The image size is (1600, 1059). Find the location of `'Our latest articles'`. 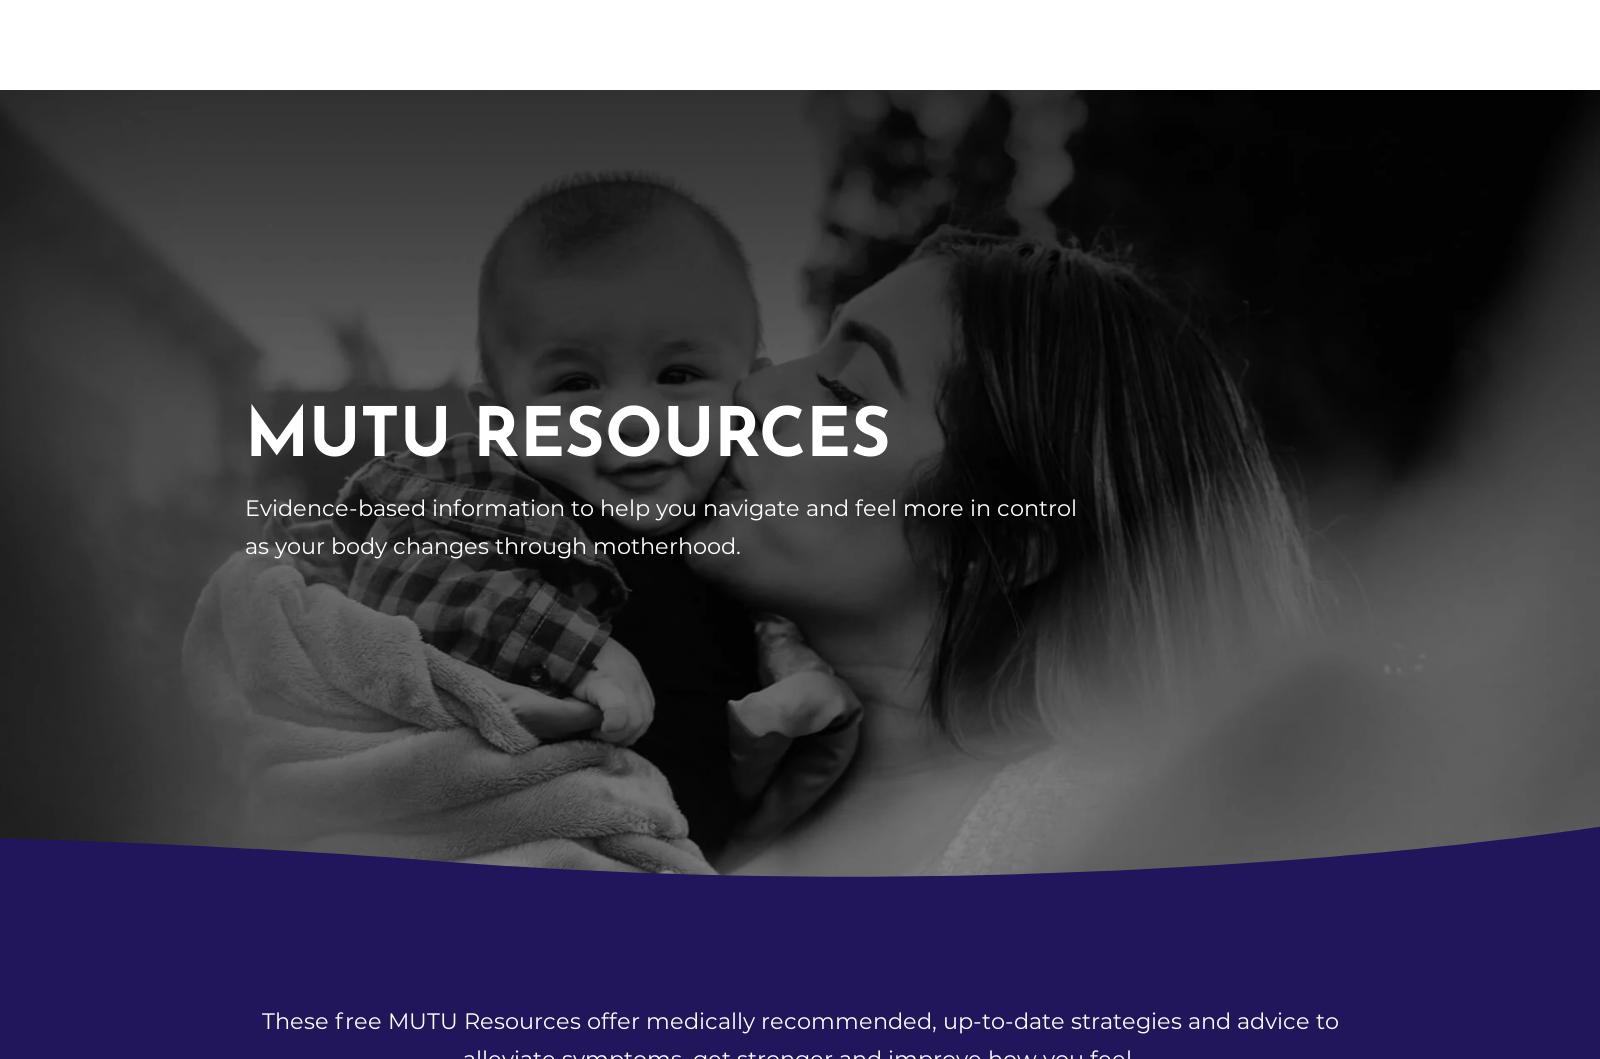

'Our latest articles' is located at coordinates (800, 597).